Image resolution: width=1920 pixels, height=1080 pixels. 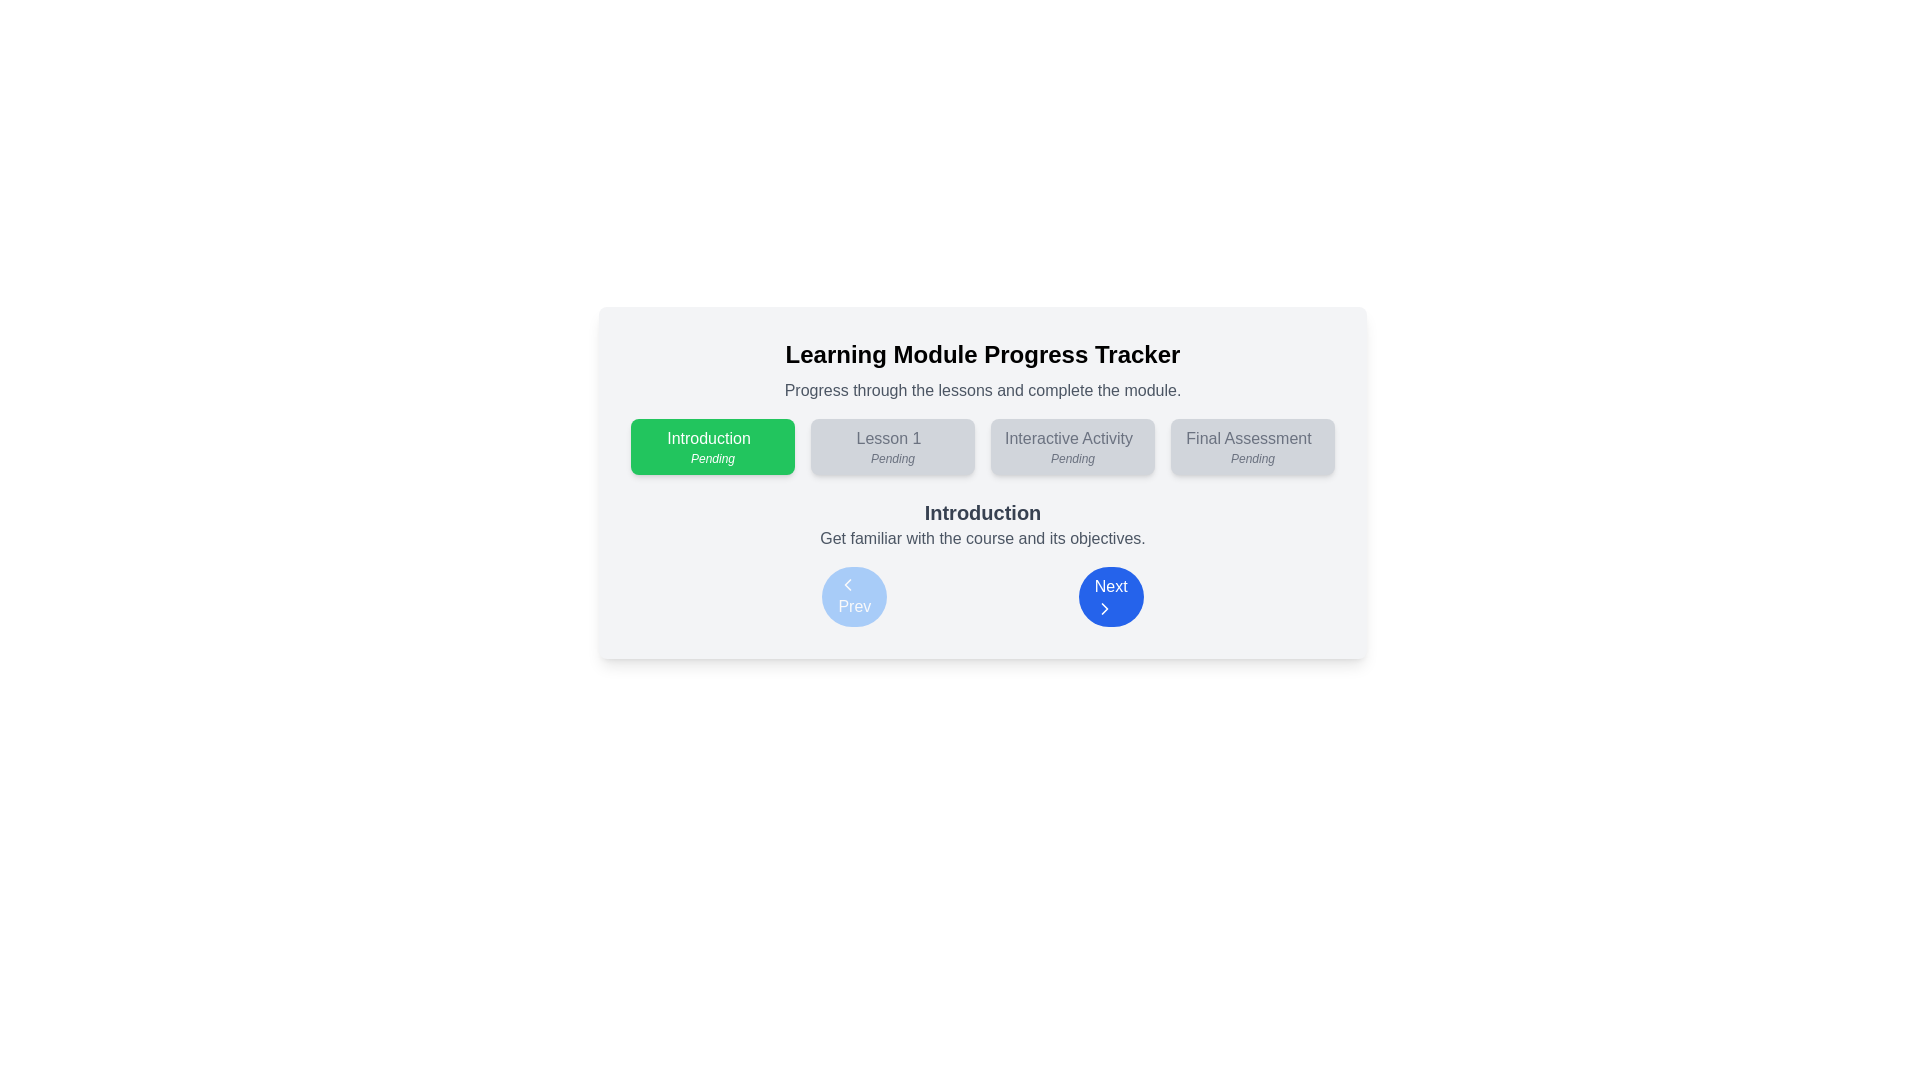 What do you see at coordinates (891, 446) in the screenshot?
I see `the 'Lesson 1' button` at bounding box center [891, 446].